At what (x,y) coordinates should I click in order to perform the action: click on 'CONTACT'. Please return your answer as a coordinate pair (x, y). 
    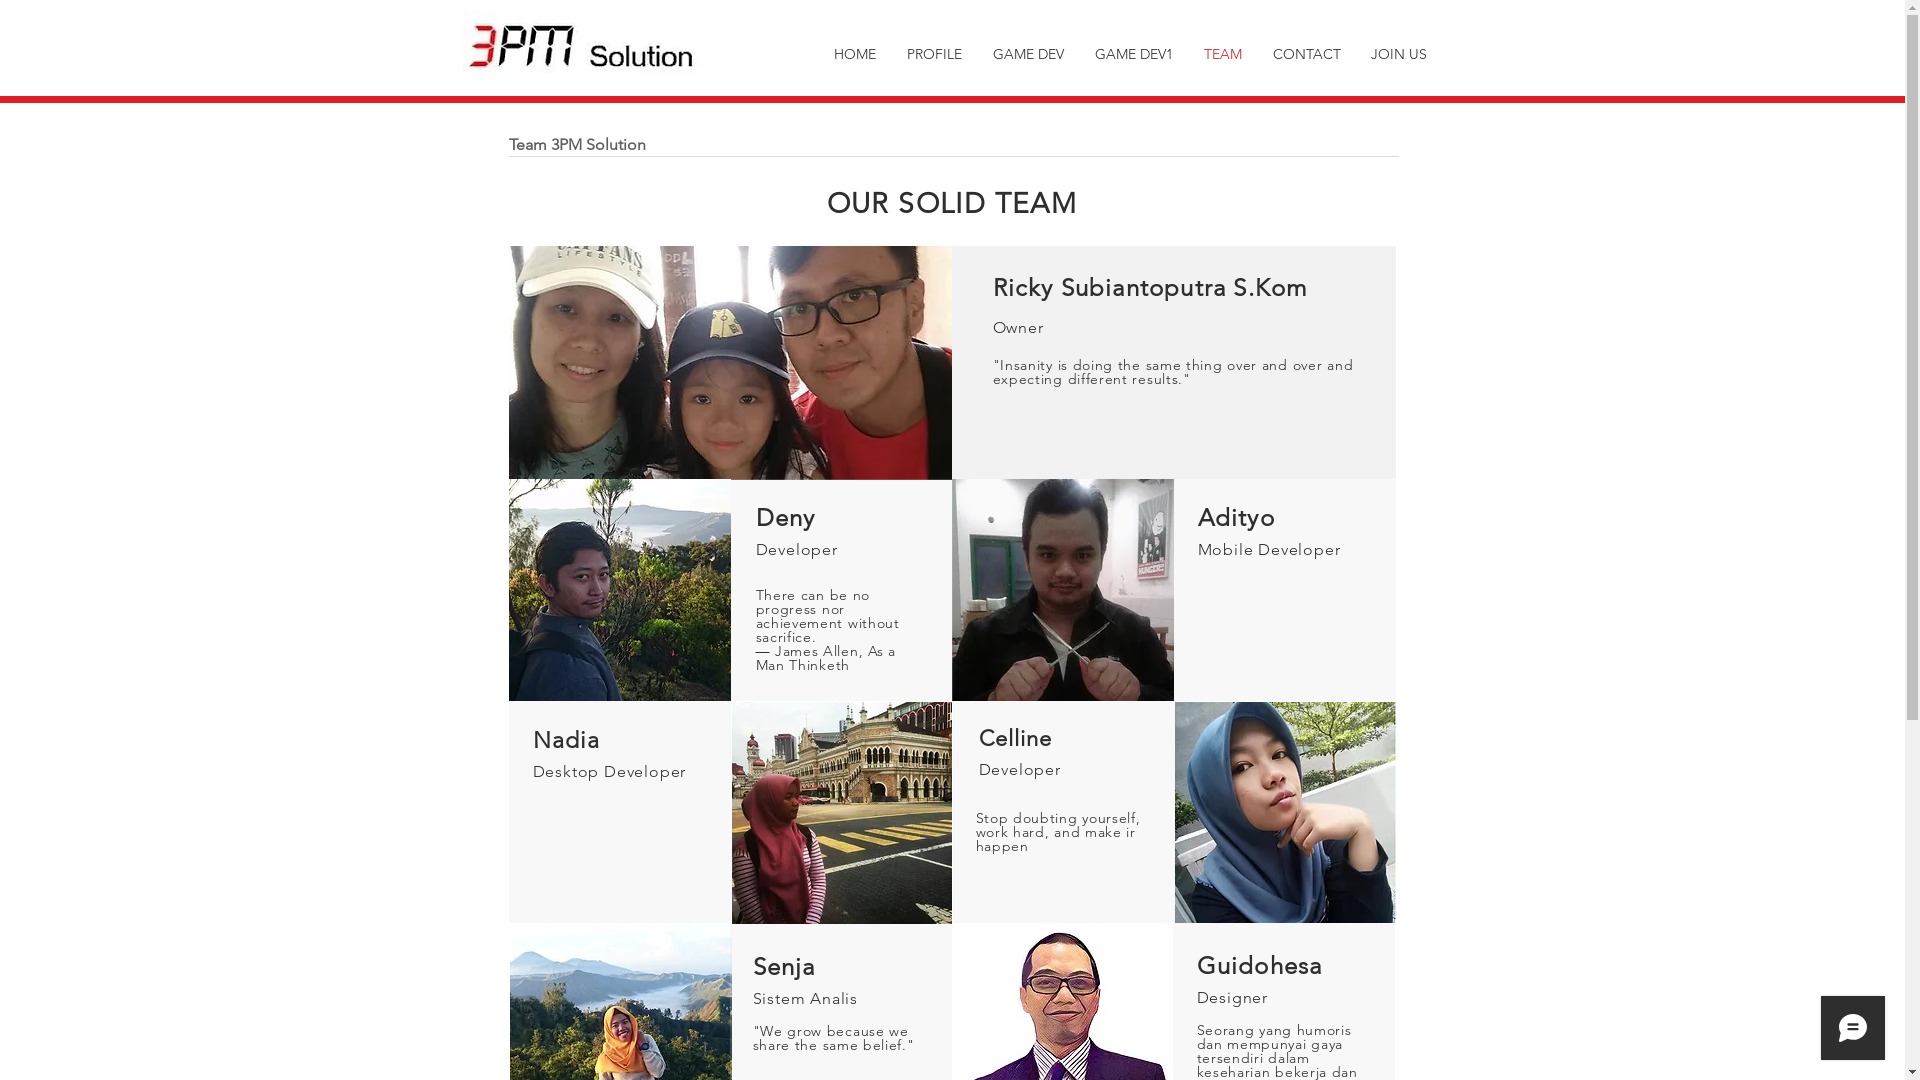
    Looking at the image, I should click on (1306, 53).